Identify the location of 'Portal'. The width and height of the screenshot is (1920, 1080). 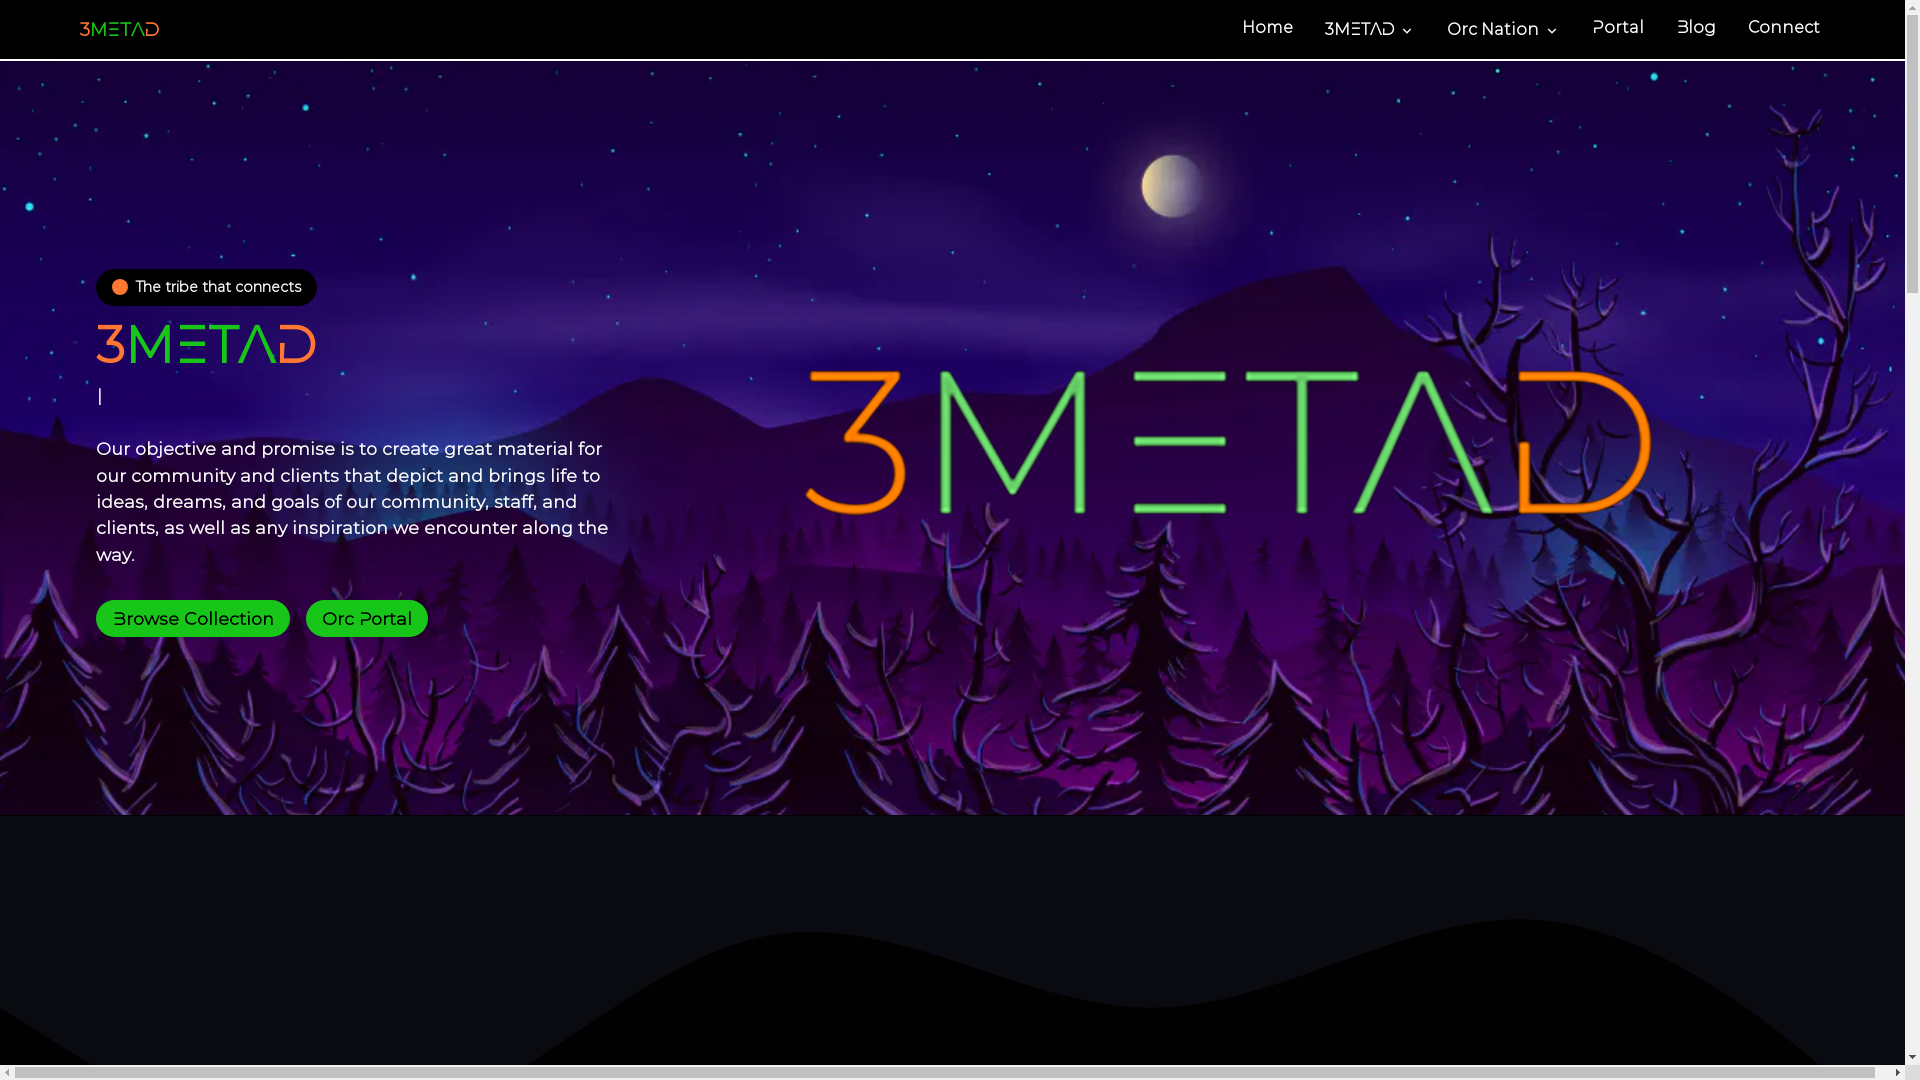
(1617, 29).